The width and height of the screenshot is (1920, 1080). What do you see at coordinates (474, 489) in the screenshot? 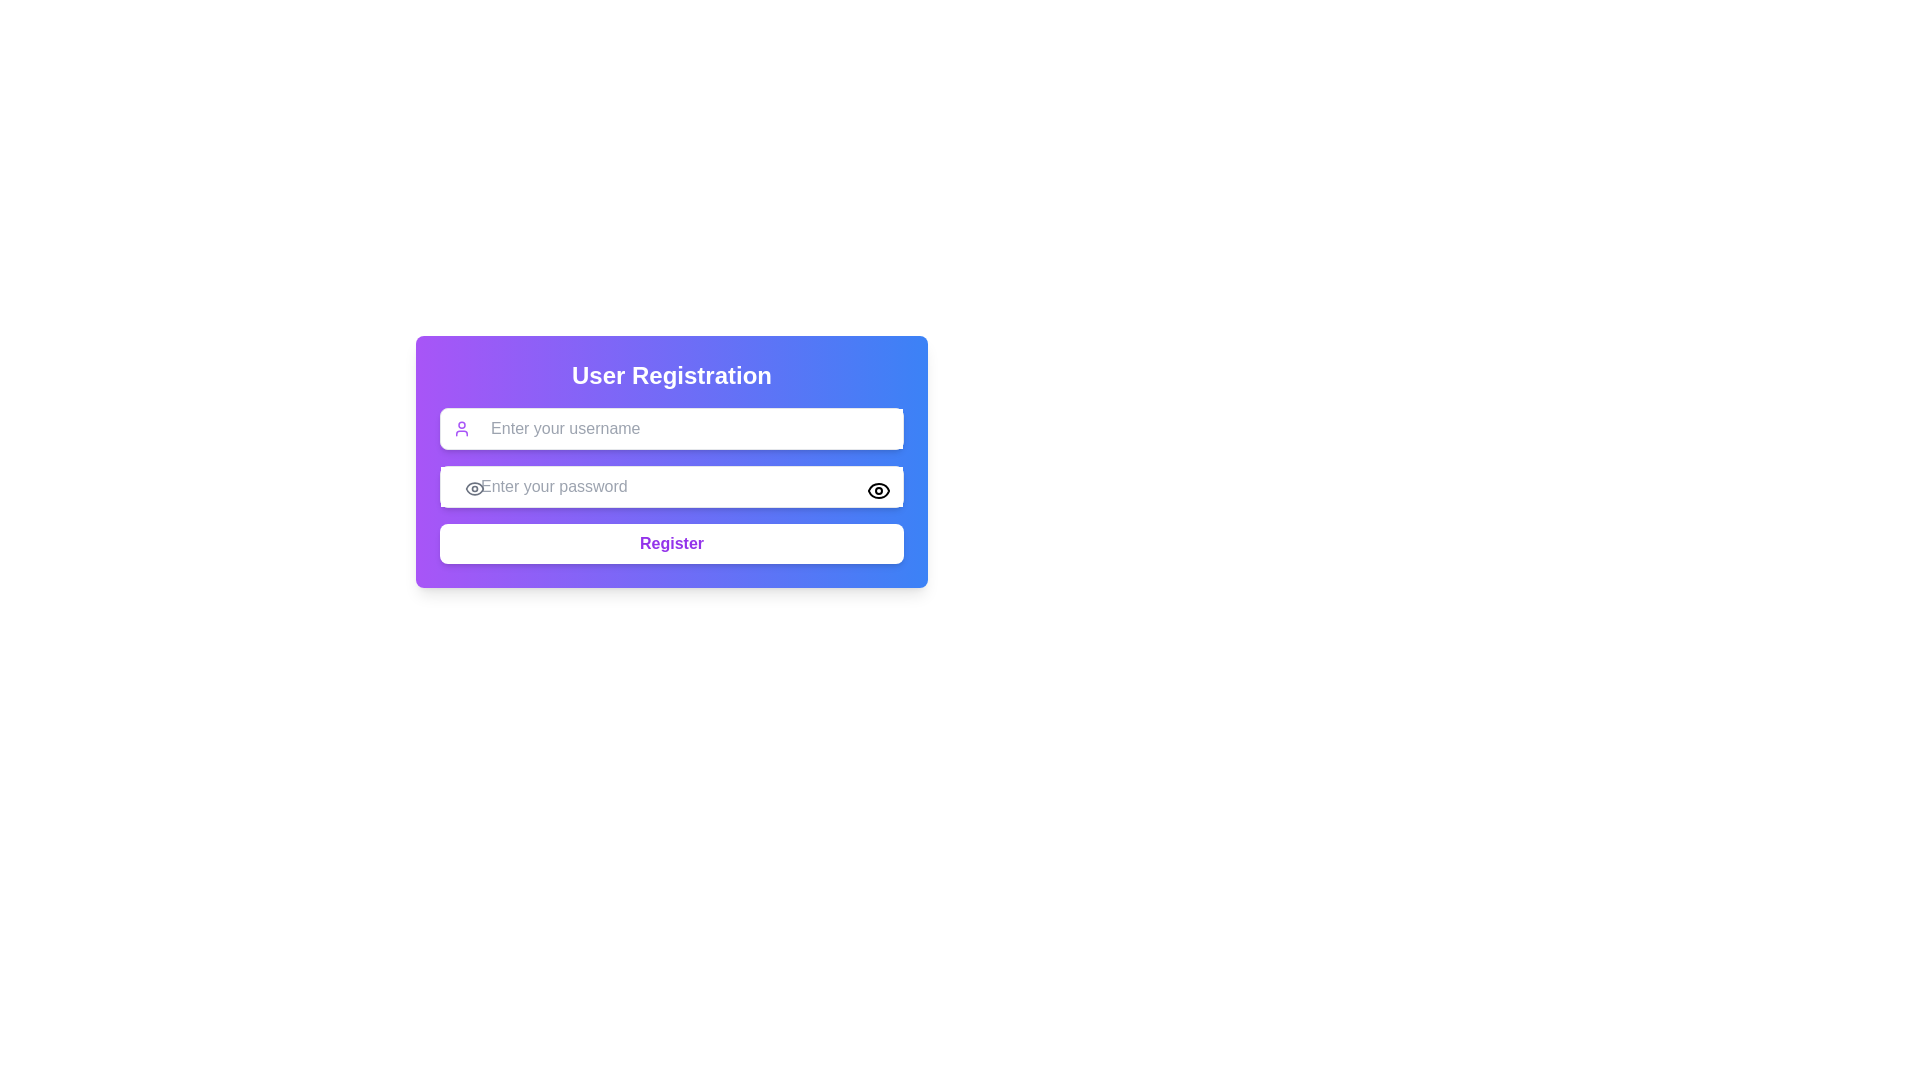
I see `the eye icon located inside the password input box of the 'User Registration' form` at bounding box center [474, 489].